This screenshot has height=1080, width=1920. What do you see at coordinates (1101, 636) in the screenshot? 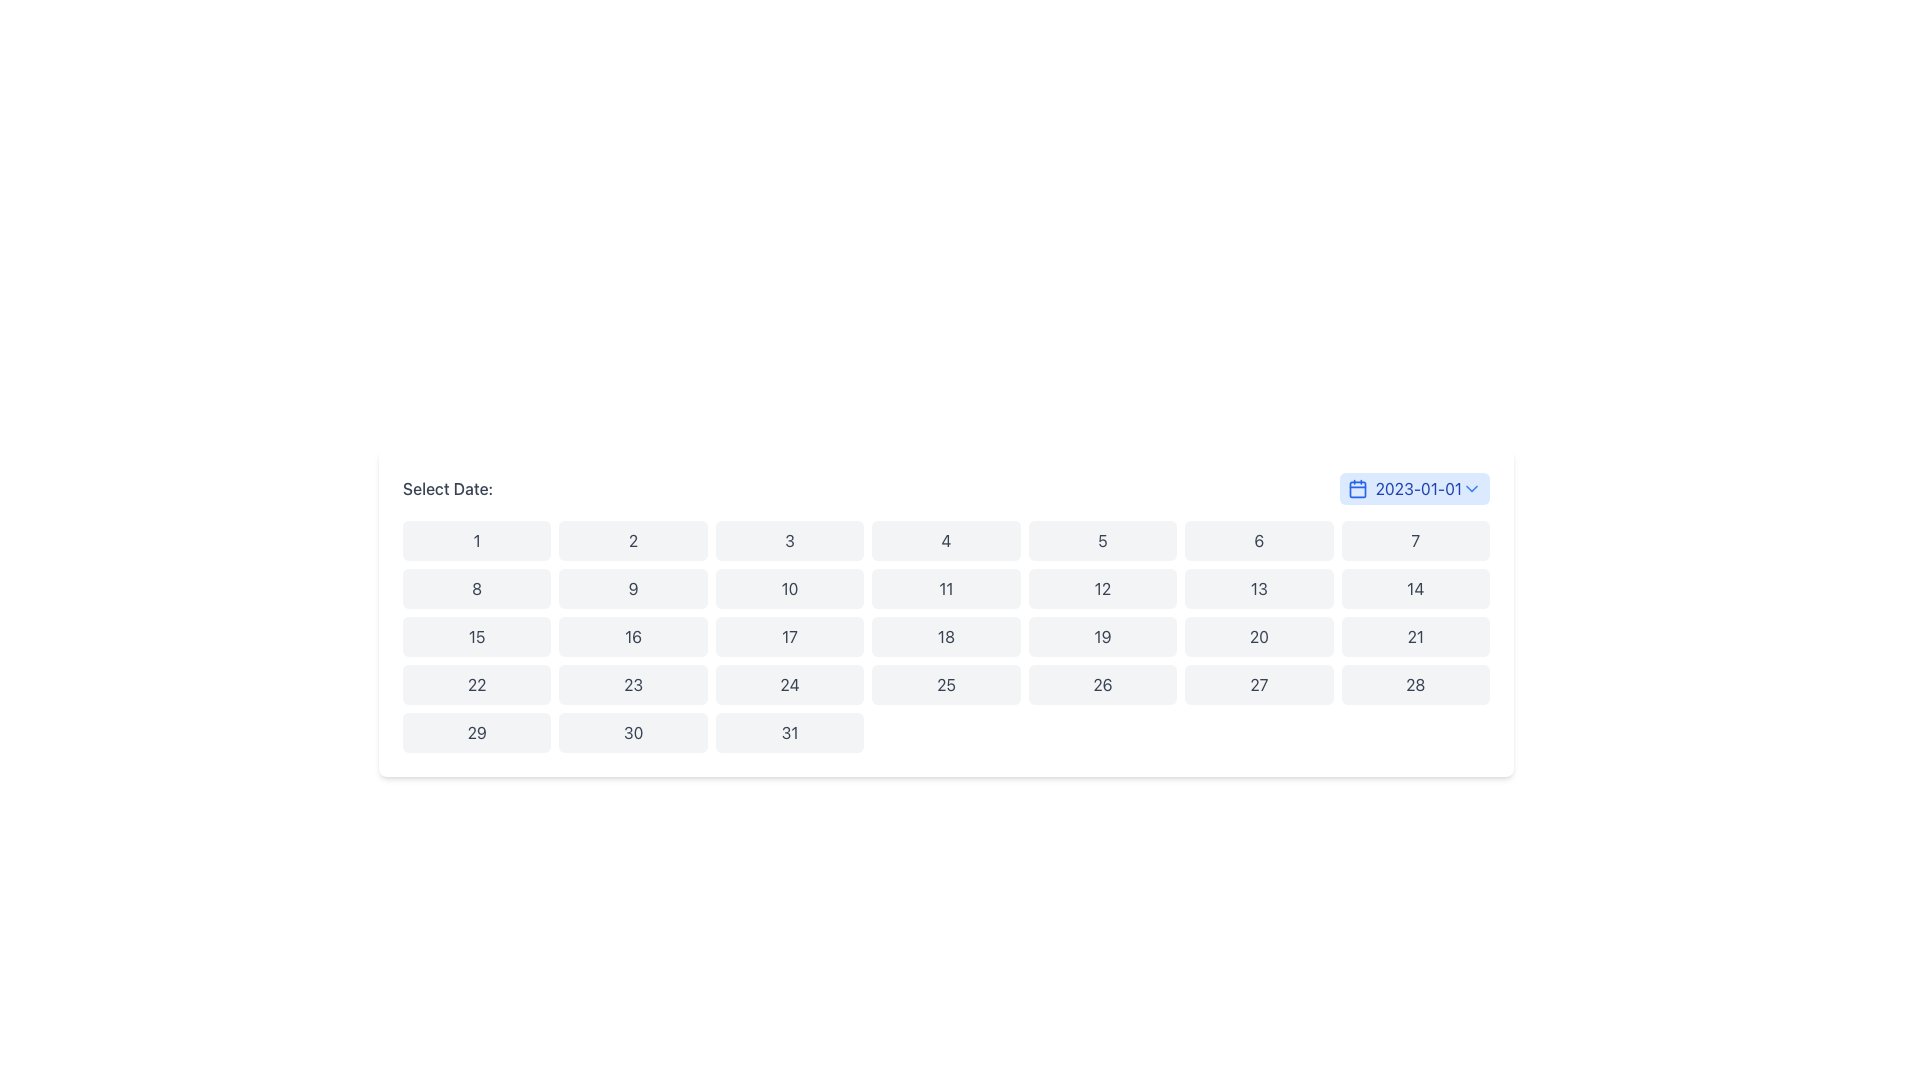
I see `the button representing the date '19' in the calendar interface` at bounding box center [1101, 636].